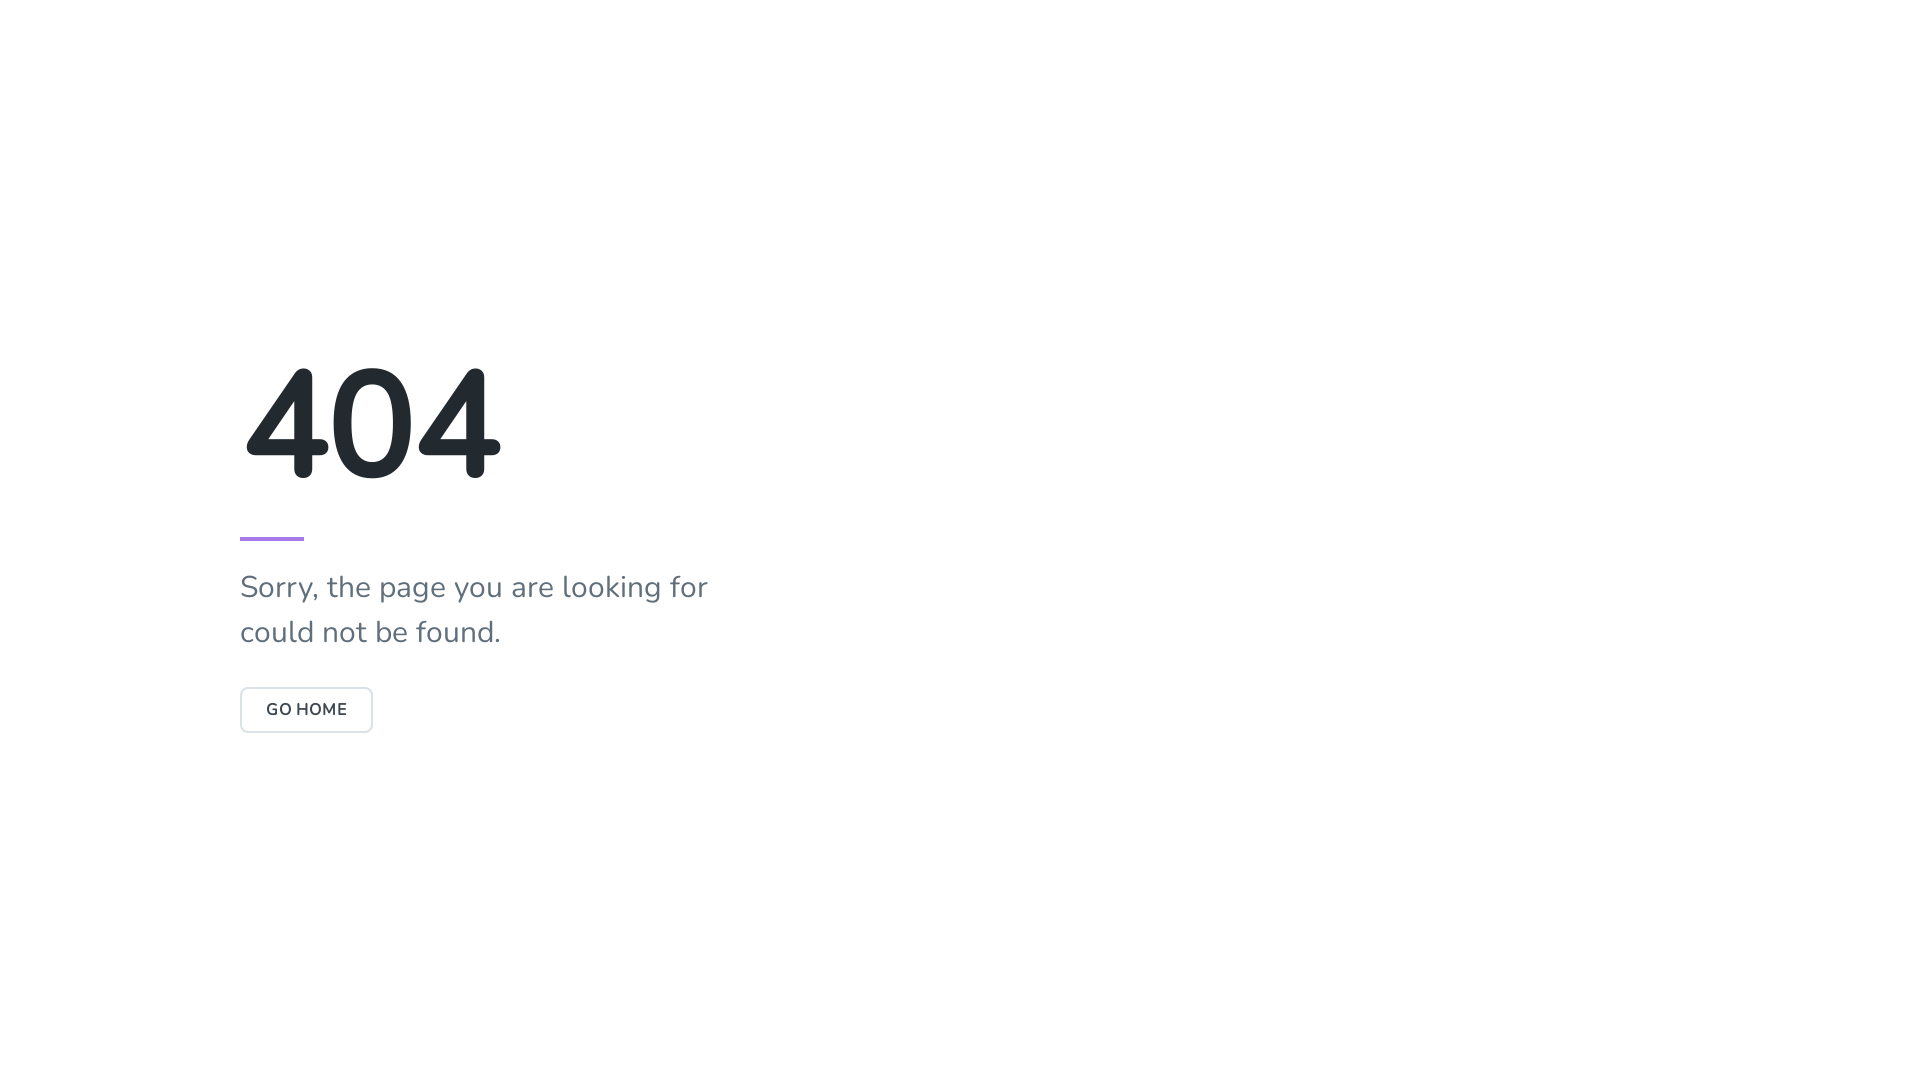 Image resolution: width=1920 pixels, height=1080 pixels. What do you see at coordinates (305, 708) in the screenshot?
I see `'GO HOME'` at bounding box center [305, 708].